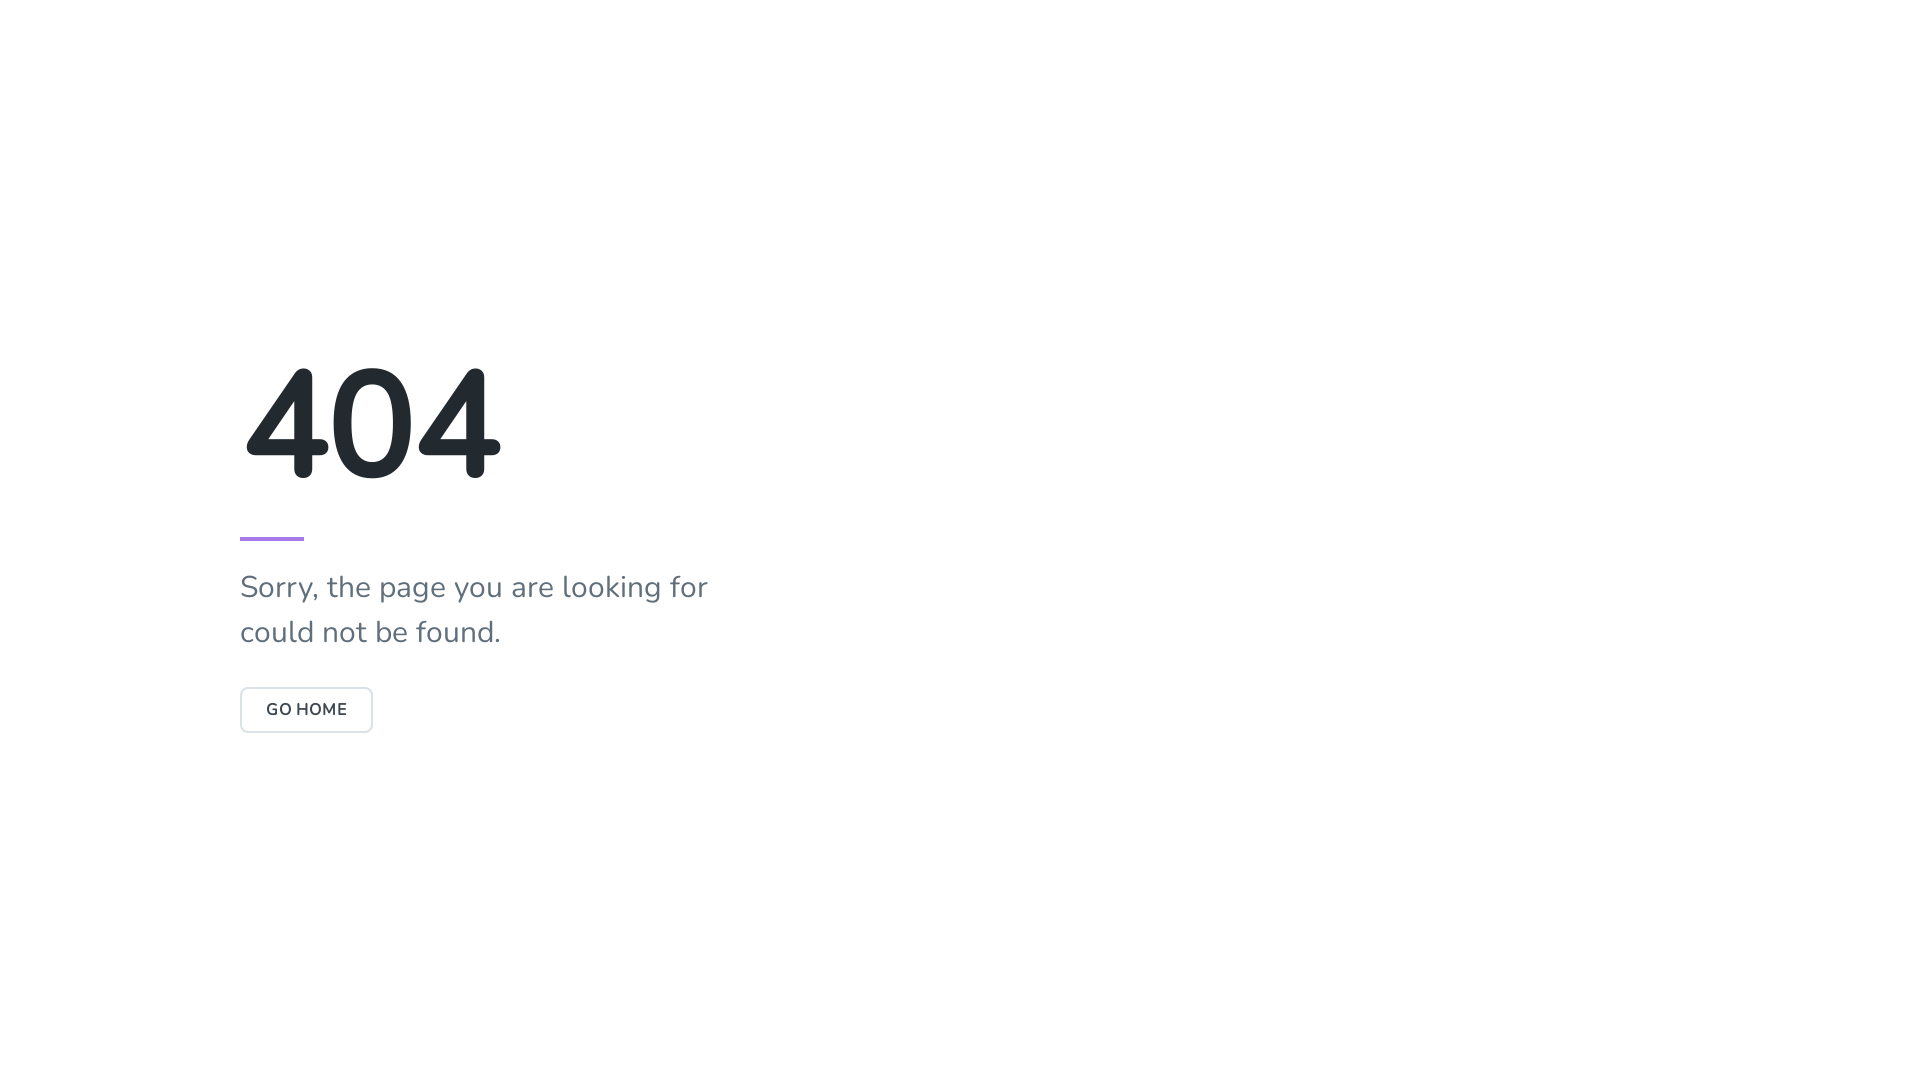 Image resolution: width=1920 pixels, height=1080 pixels. What do you see at coordinates (305, 708) in the screenshot?
I see `'GO HOME'` at bounding box center [305, 708].